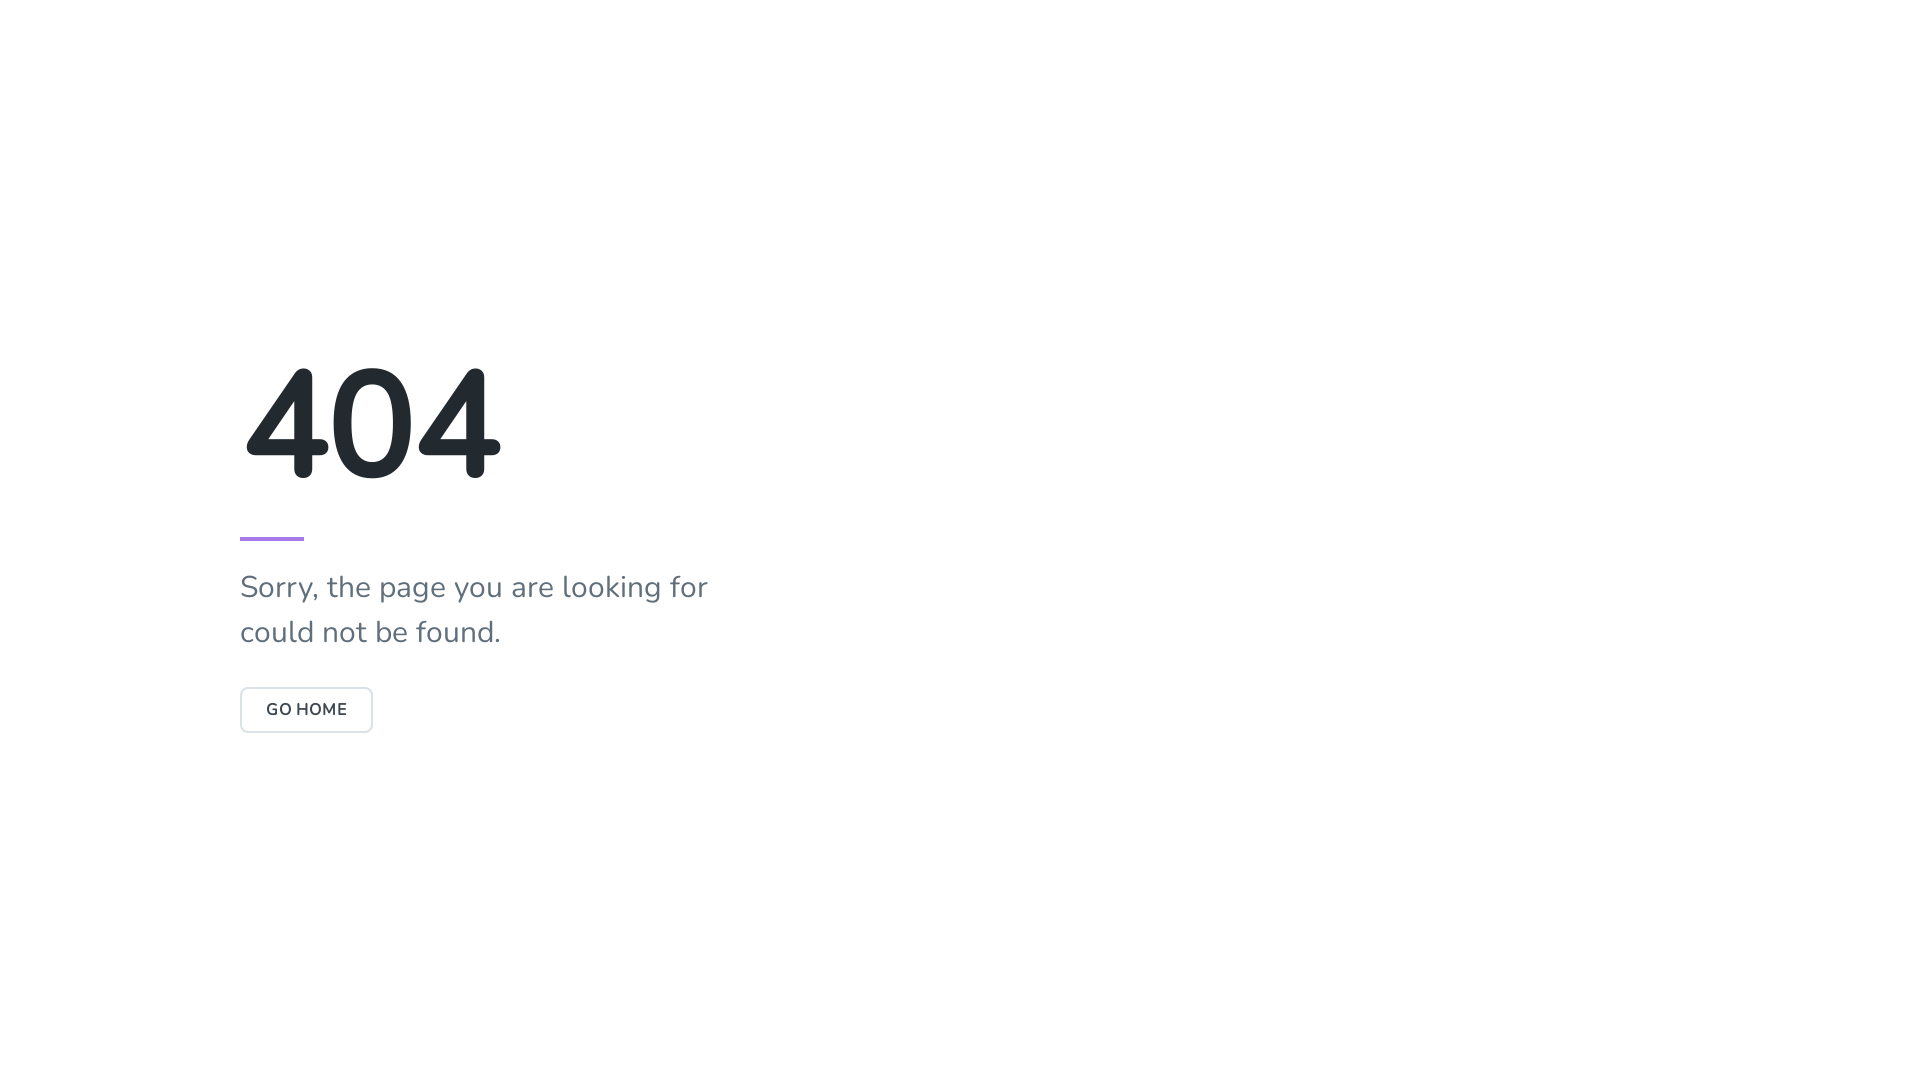 Image resolution: width=1920 pixels, height=1080 pixels. What do you see at coordinates (305, 708) in the screenshot?
I see `'GO HOME'` at bounding box center [305, 708].